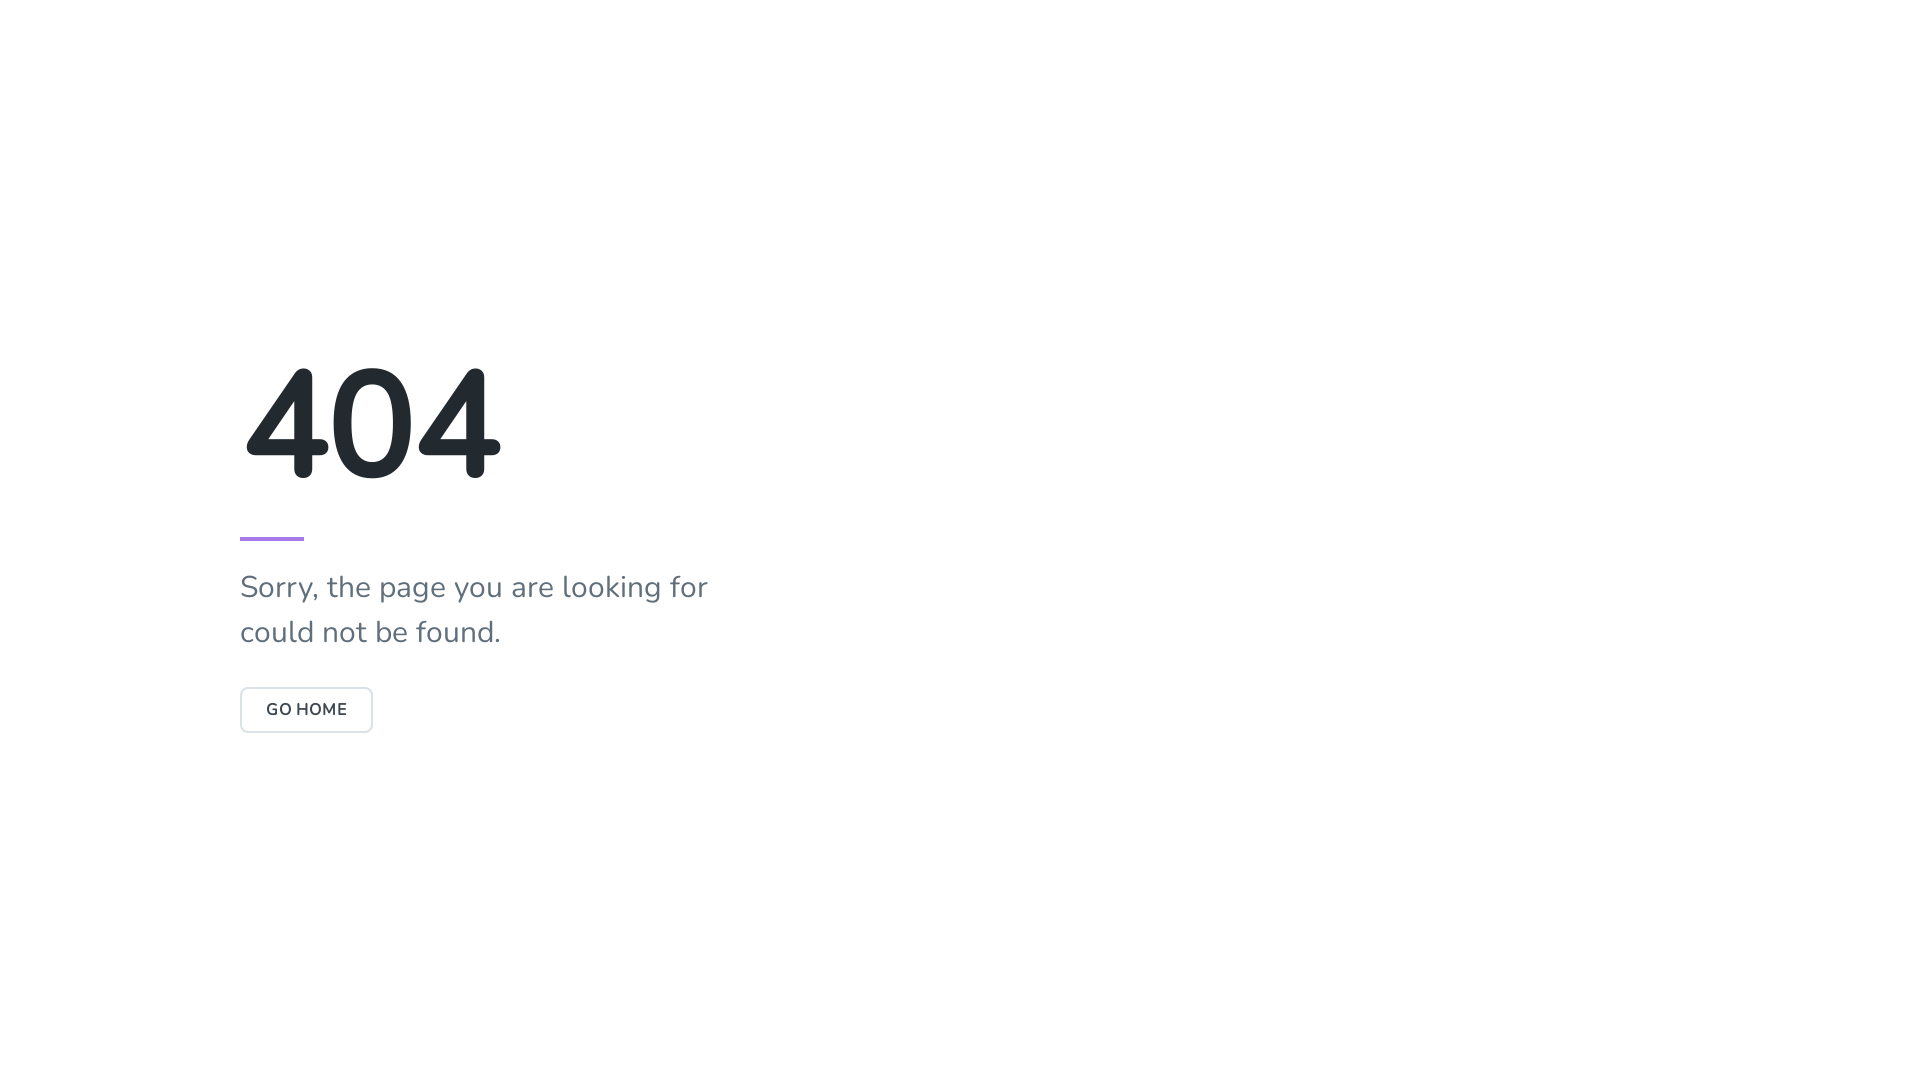 Image resolution: width=1920 pixels, height=1080 pixels. What do you see at coordinates (305, 708) in the screenshot?
I see `'GO HOME'` at bounding box center [305, 708].